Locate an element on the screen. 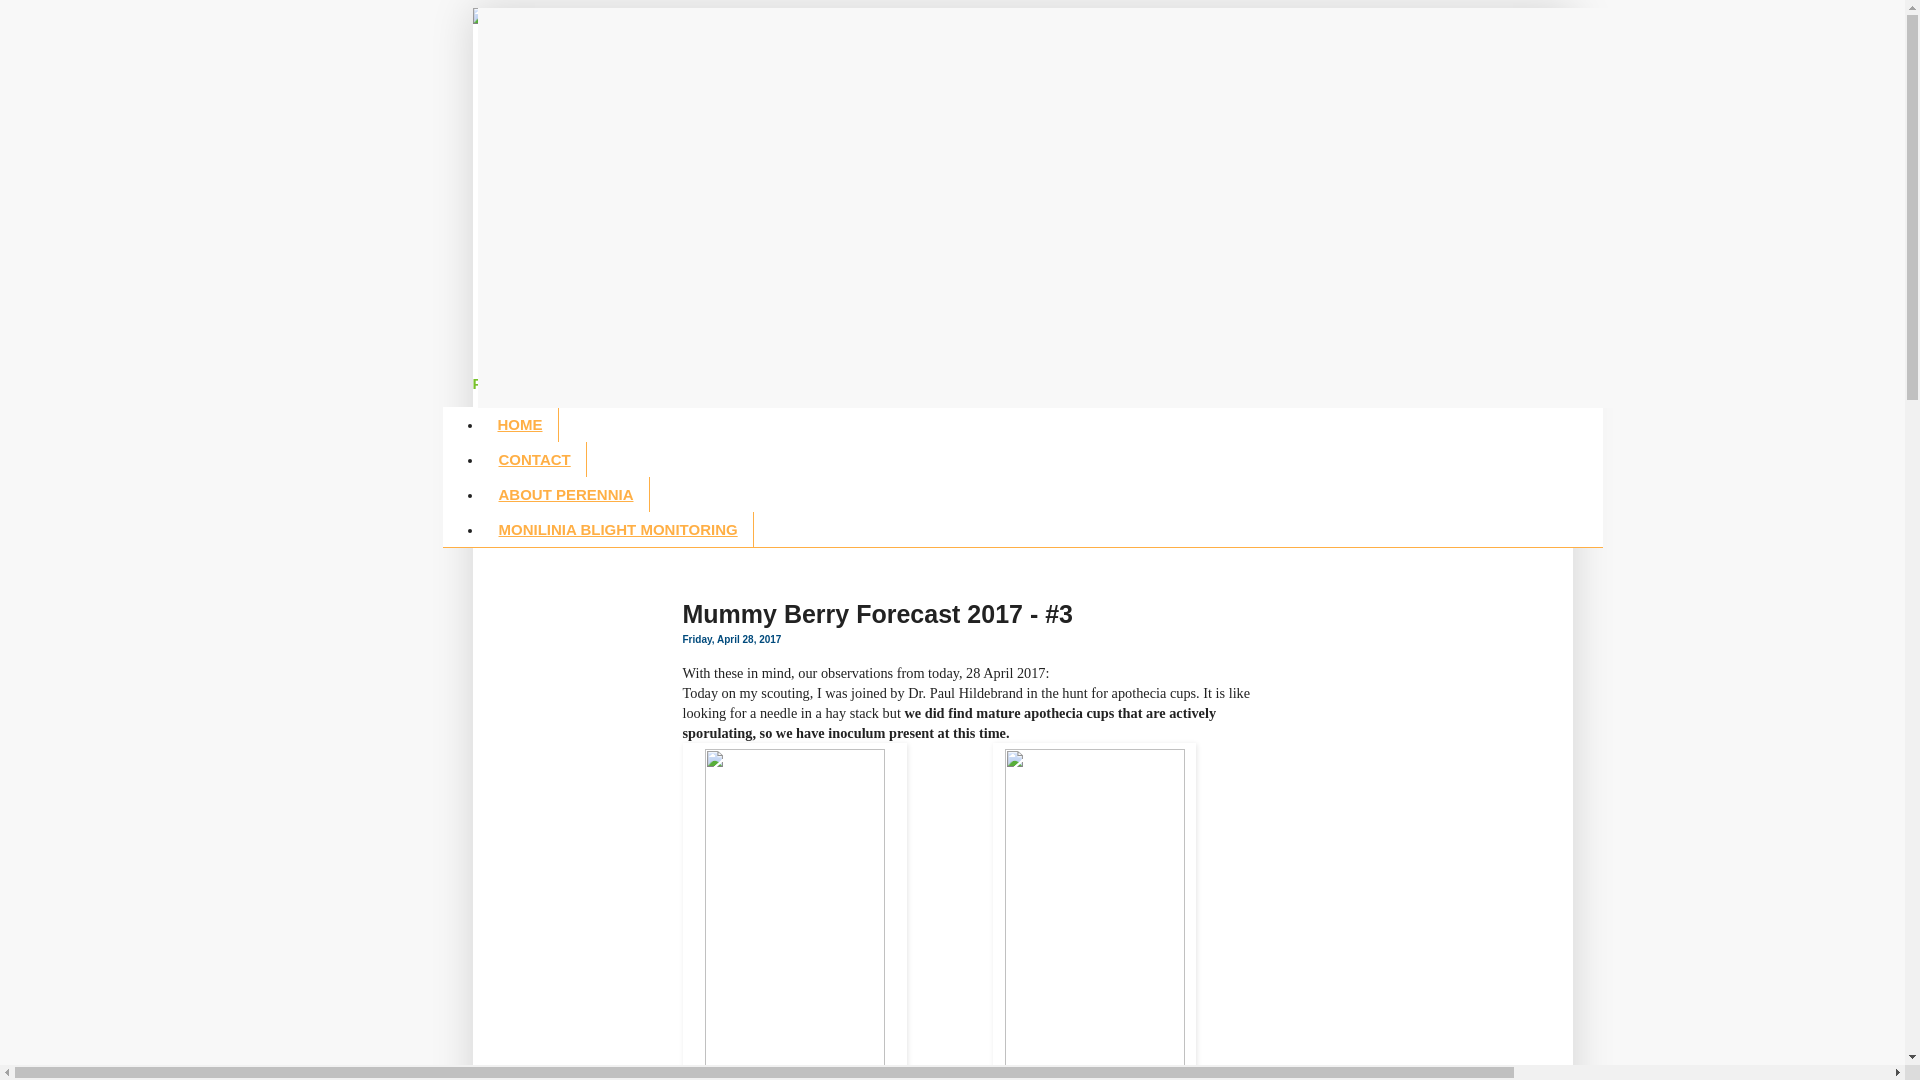 The height and width of the screenshot is (1080, 1920). 'MONILINIA BLIGHT MONITORING' is located at coordinates (616, 528).